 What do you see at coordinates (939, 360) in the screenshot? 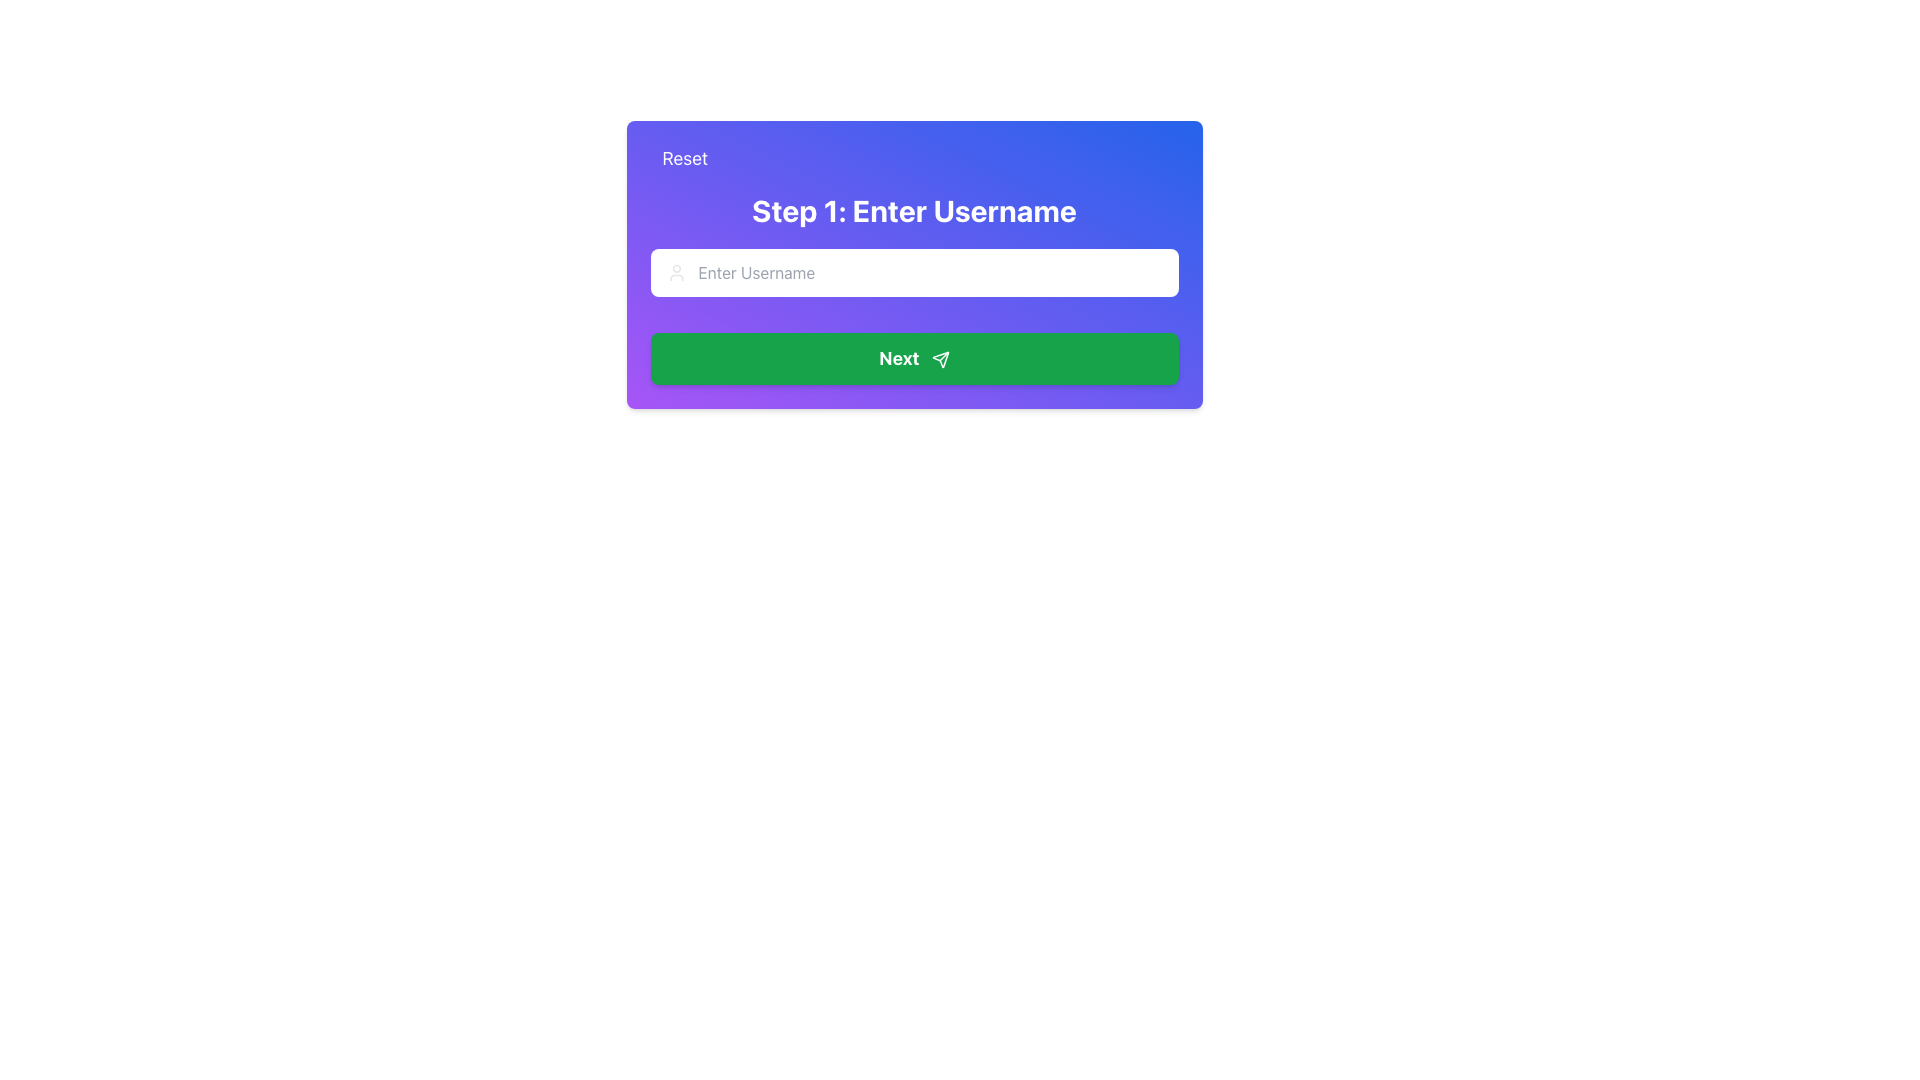
I see `the small upward-right arrow icon with white strokes inside the green rectangle button labeled 'Next'` at bounding box center [939, 360].